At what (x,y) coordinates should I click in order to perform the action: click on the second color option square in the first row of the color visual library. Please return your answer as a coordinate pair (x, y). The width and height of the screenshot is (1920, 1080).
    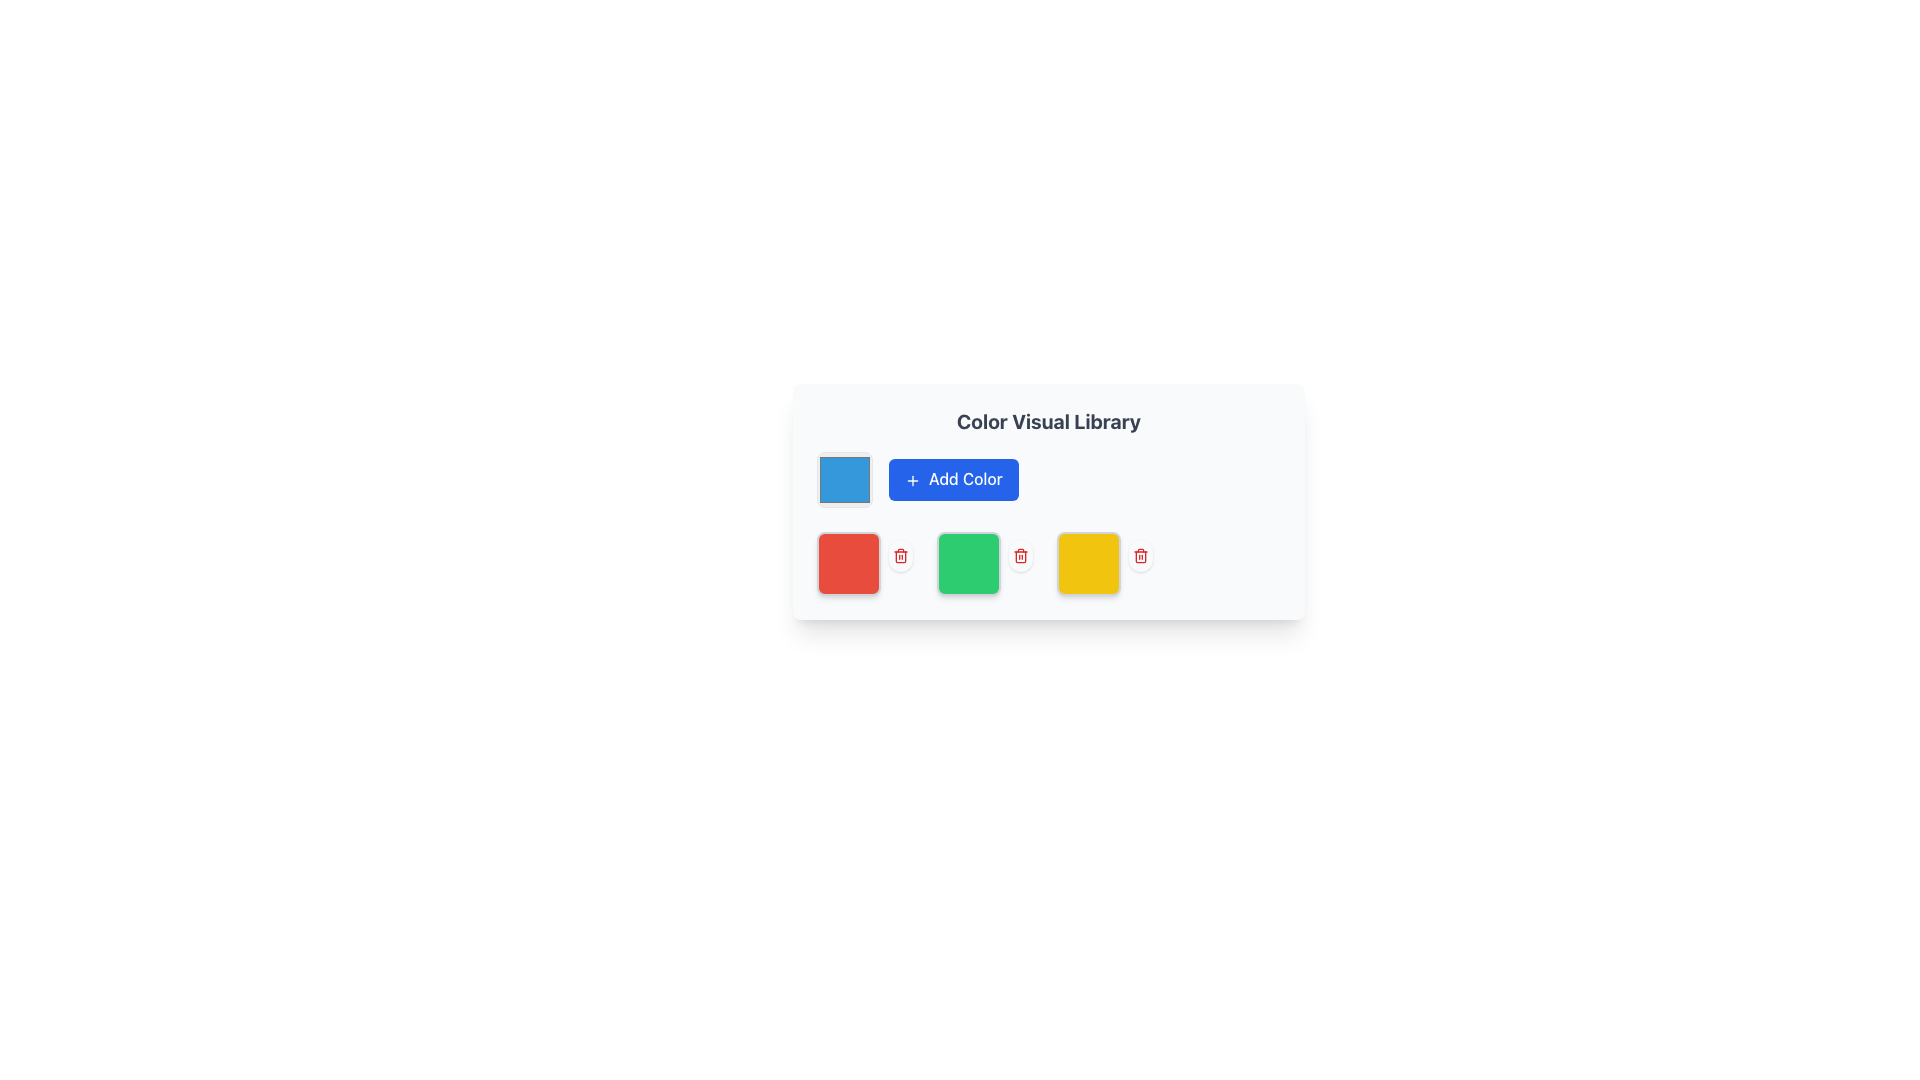
    Looking at the image, I should click on (868, 563).